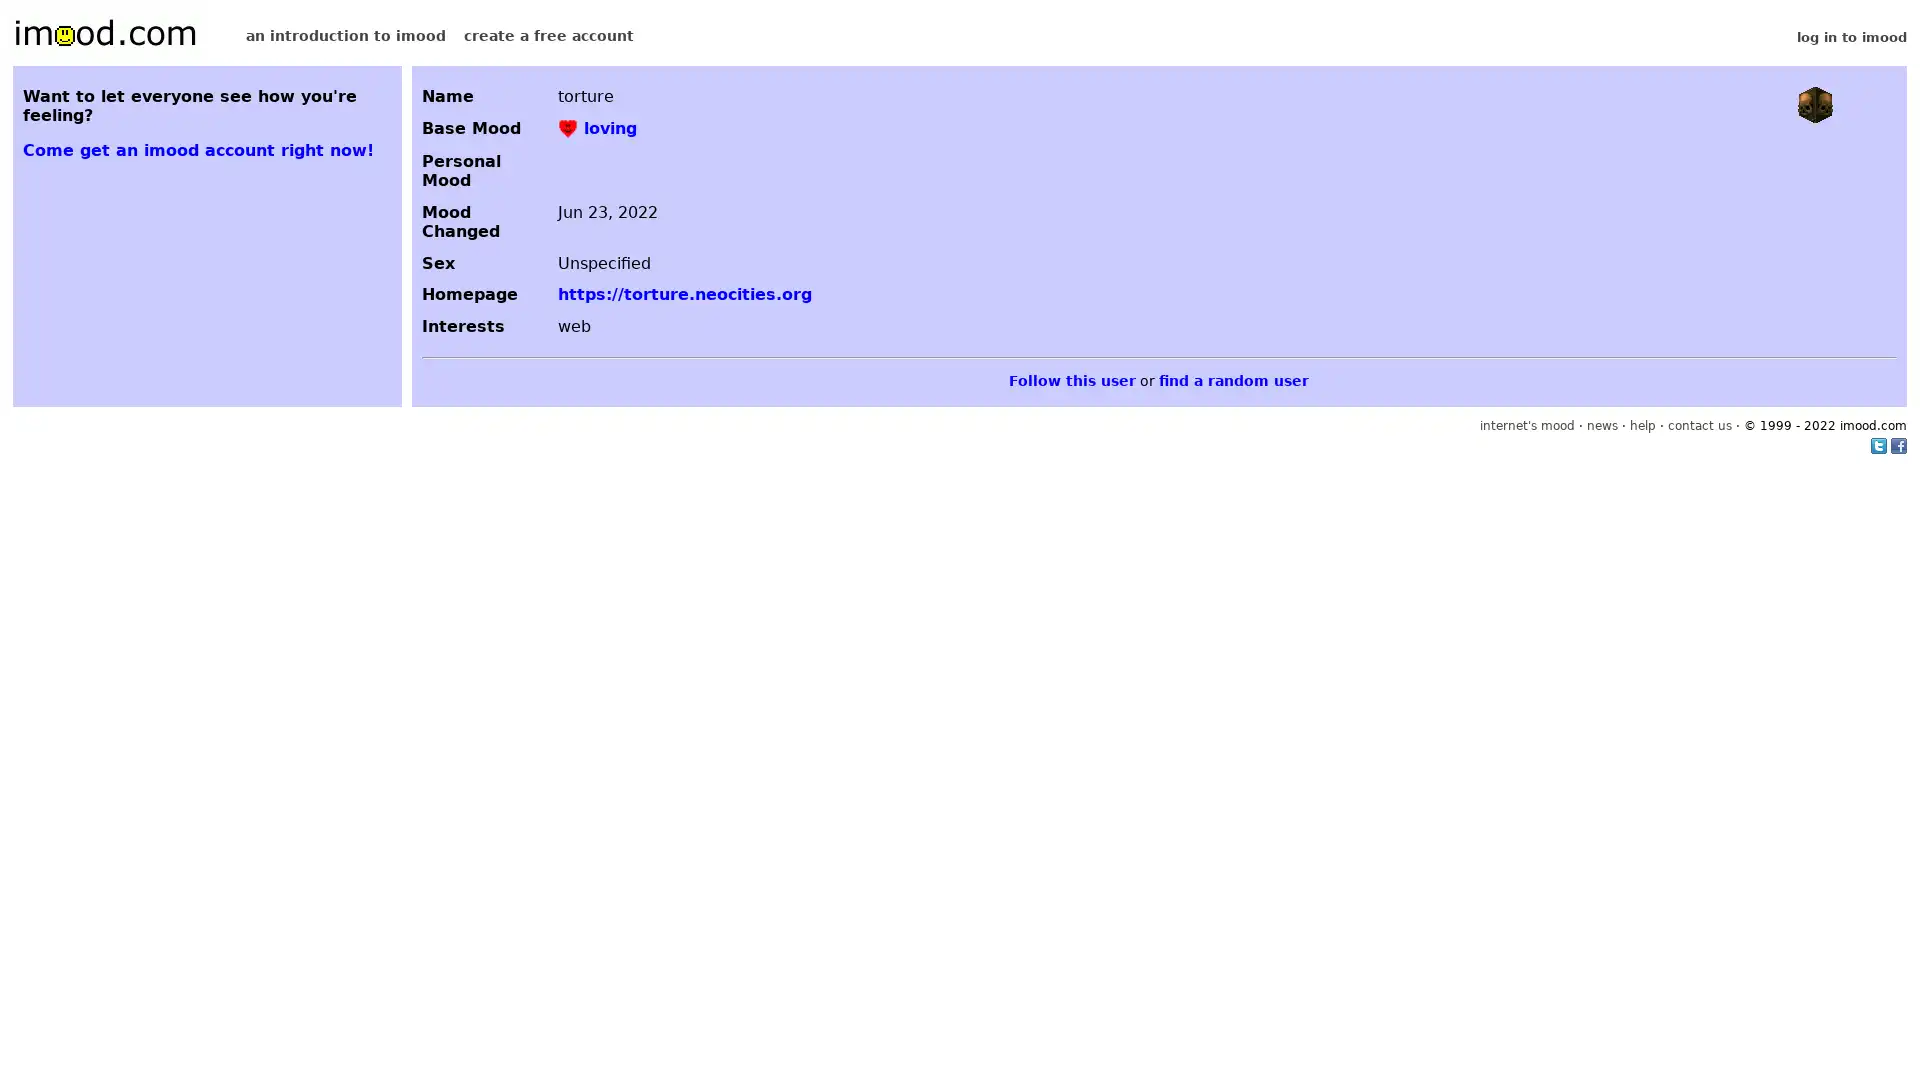 The height and width of the screenshot is (1080, 1920). What do you see at coordinates (1071, 380) in the screenshot?
I see `Follow this user` at bounding box center [1071, 380].